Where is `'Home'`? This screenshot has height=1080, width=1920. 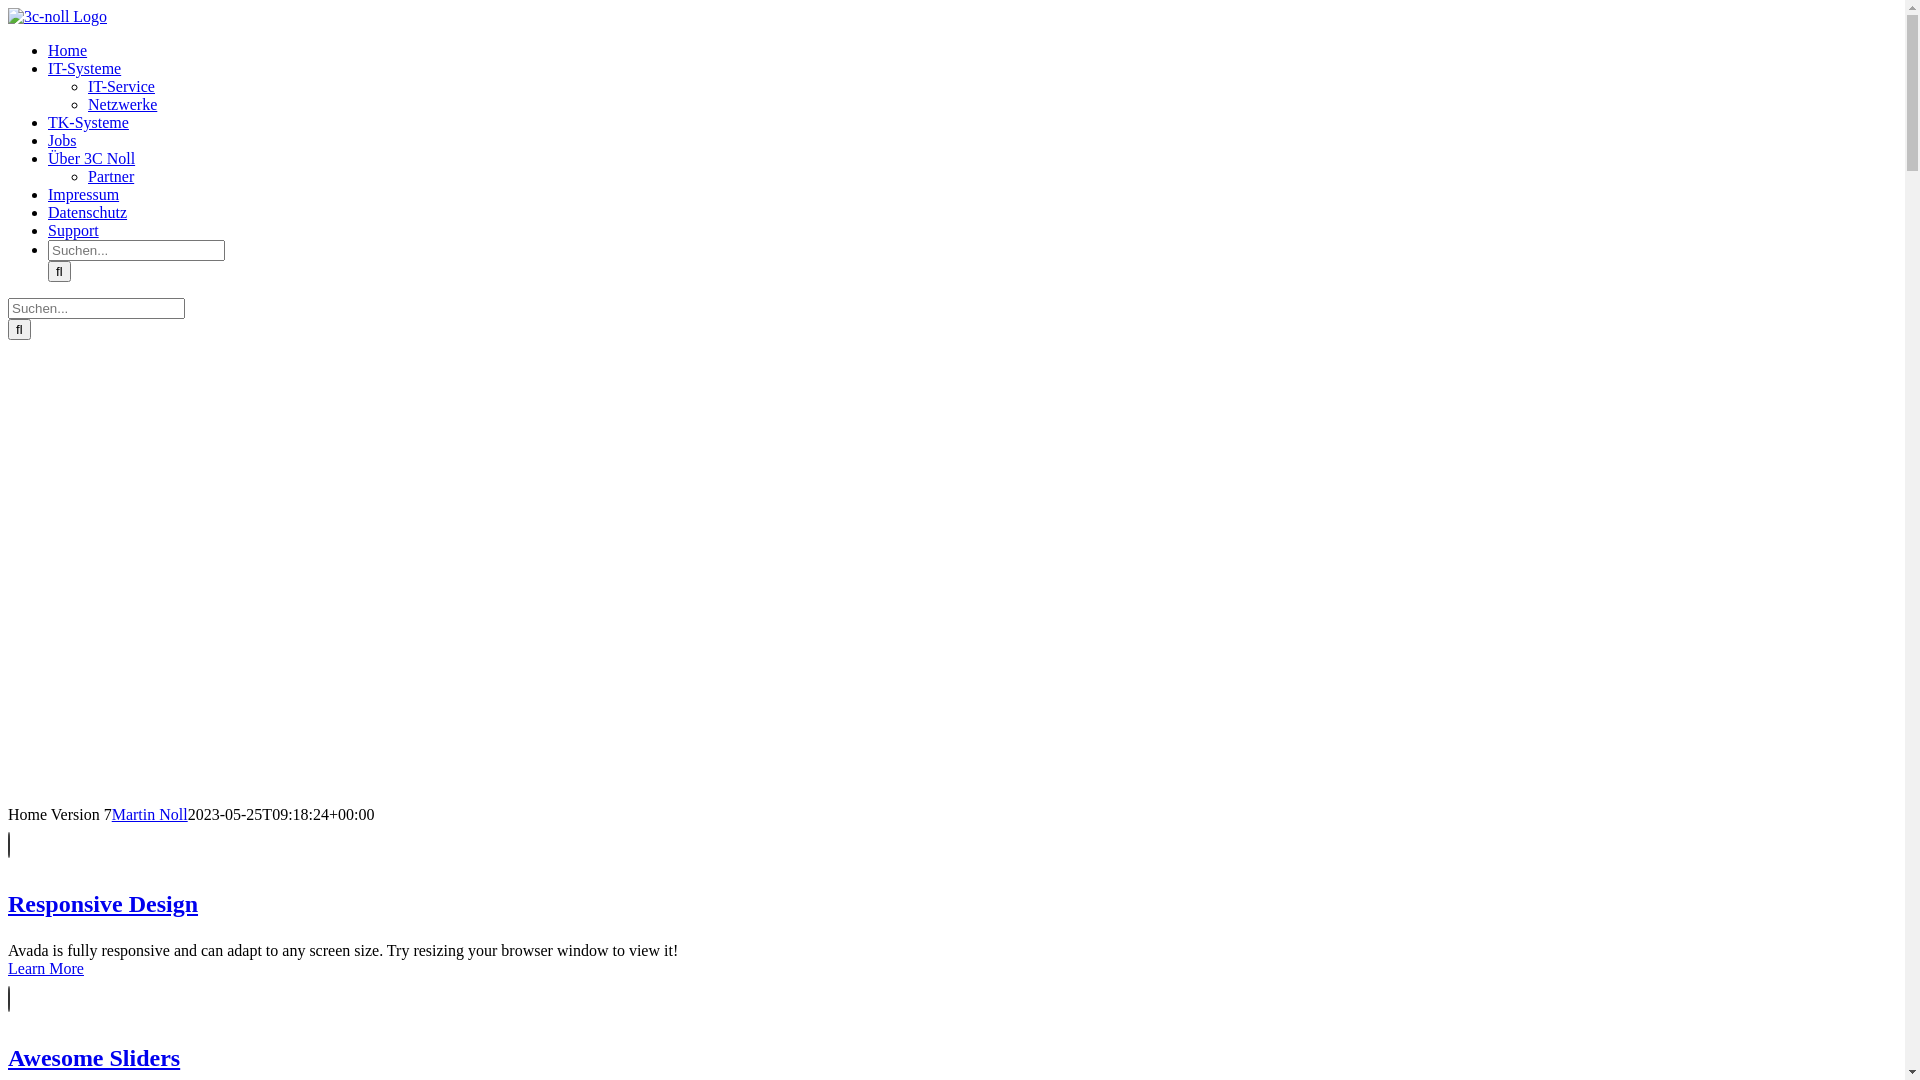 'Home' is located at coordinates (67, 49).